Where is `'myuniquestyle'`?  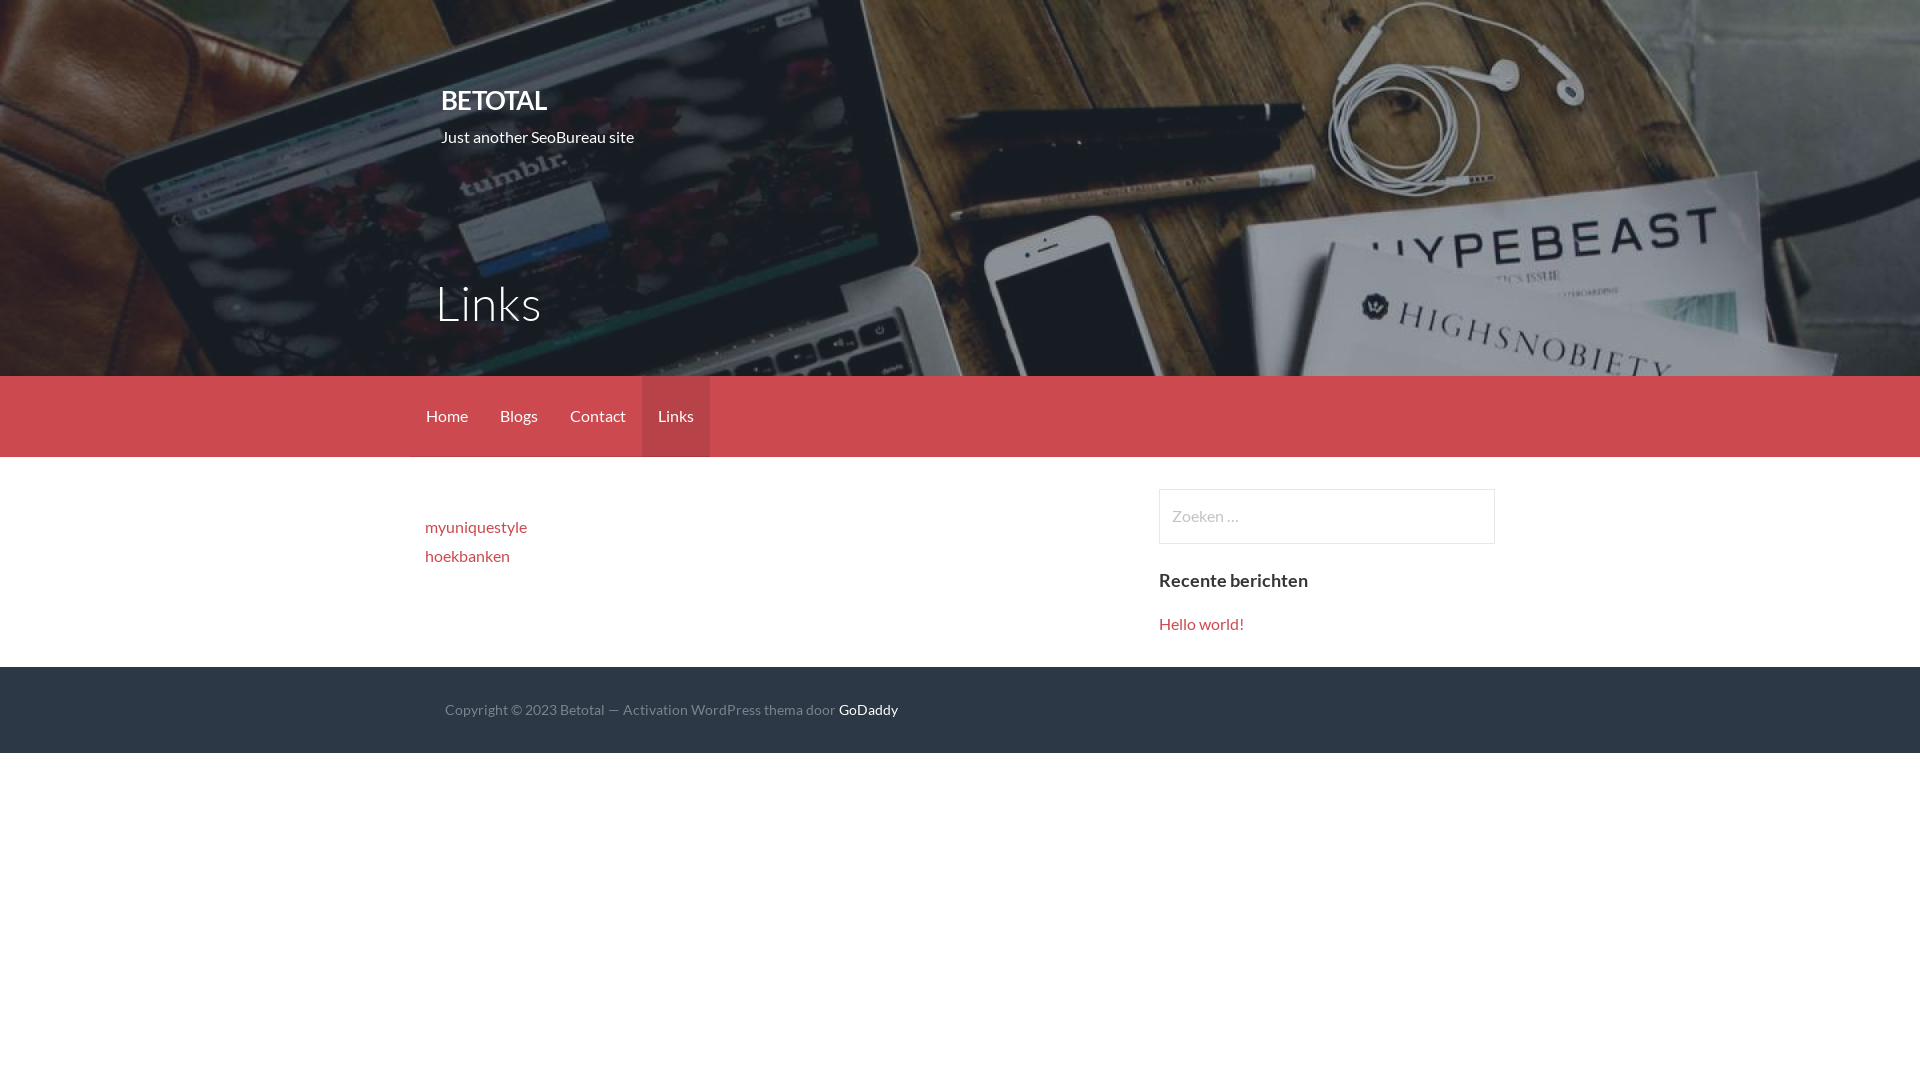
'myuniquestyle' is located at coordinates (474, 525).